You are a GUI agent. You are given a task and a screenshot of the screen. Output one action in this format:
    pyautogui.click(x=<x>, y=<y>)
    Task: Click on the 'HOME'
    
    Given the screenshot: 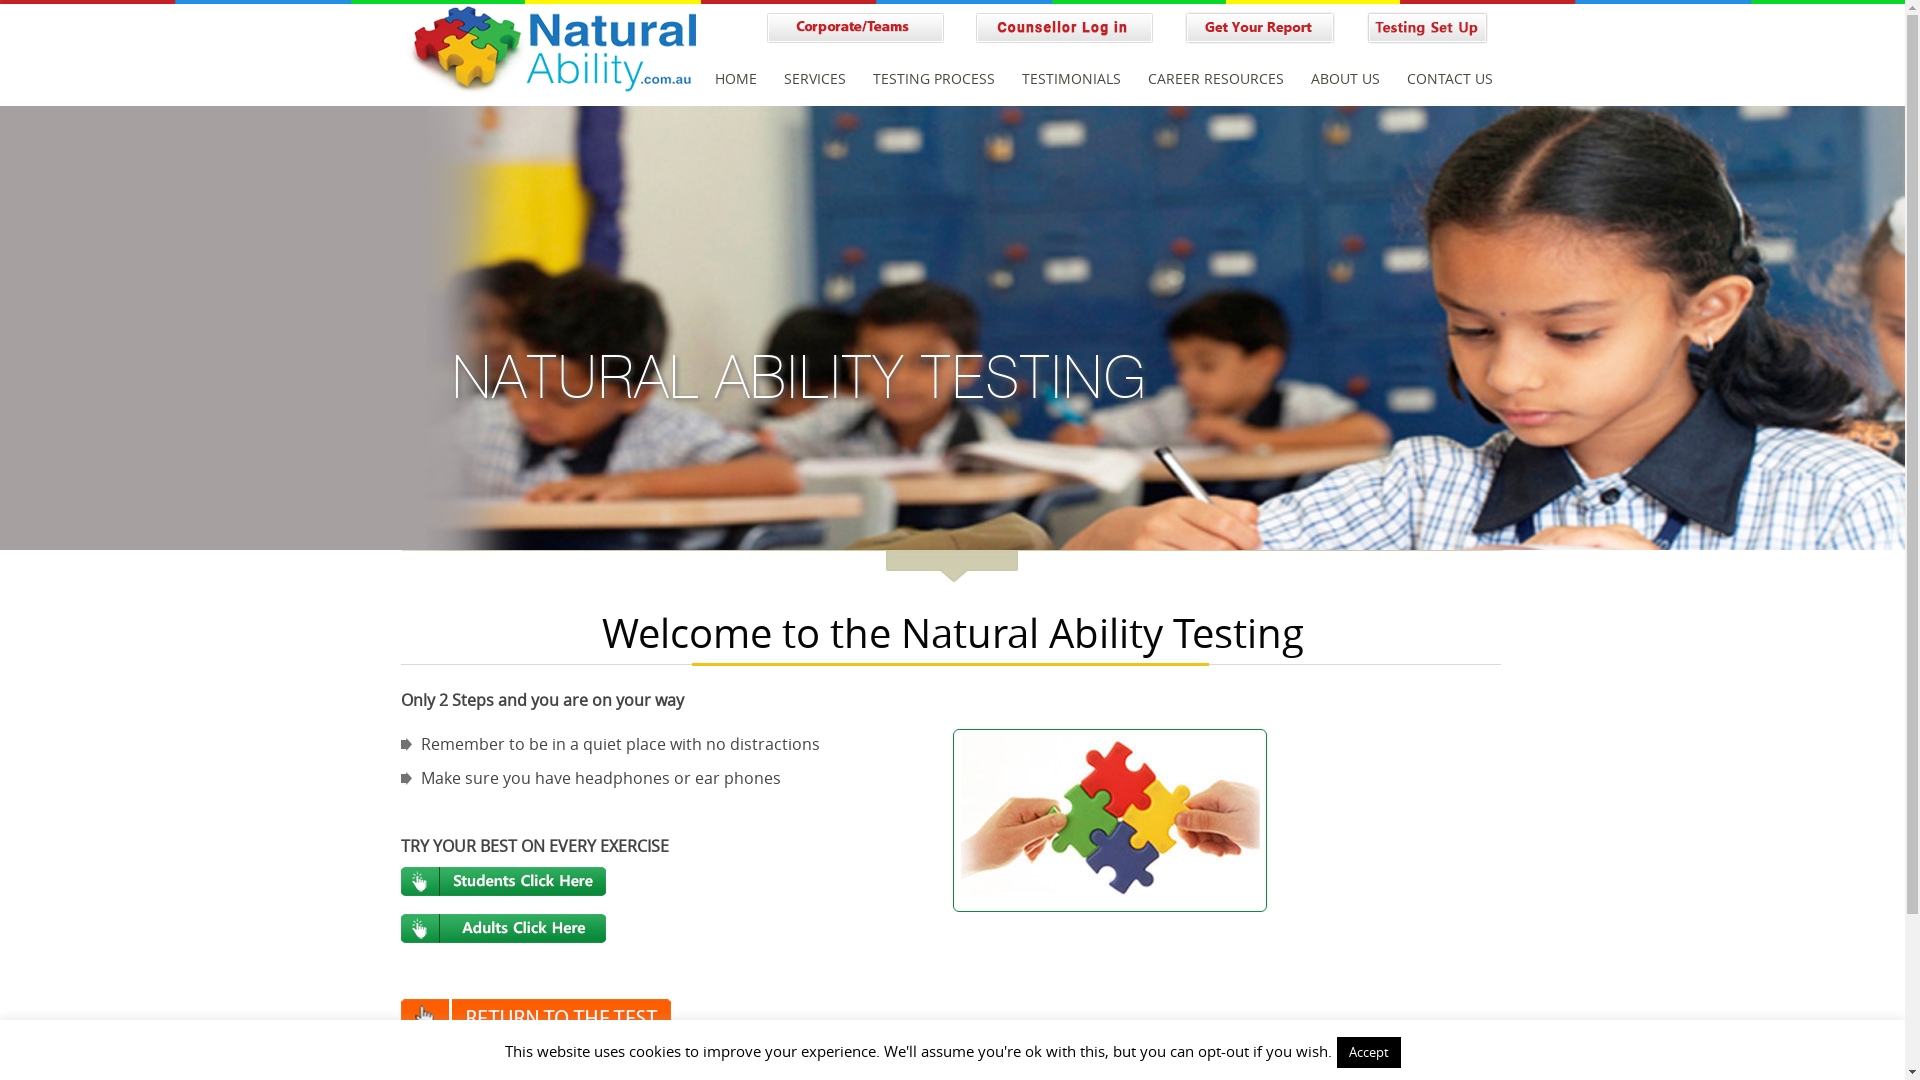 What is the action you would take?
    pyautogui.click(x=733, y=77)
    